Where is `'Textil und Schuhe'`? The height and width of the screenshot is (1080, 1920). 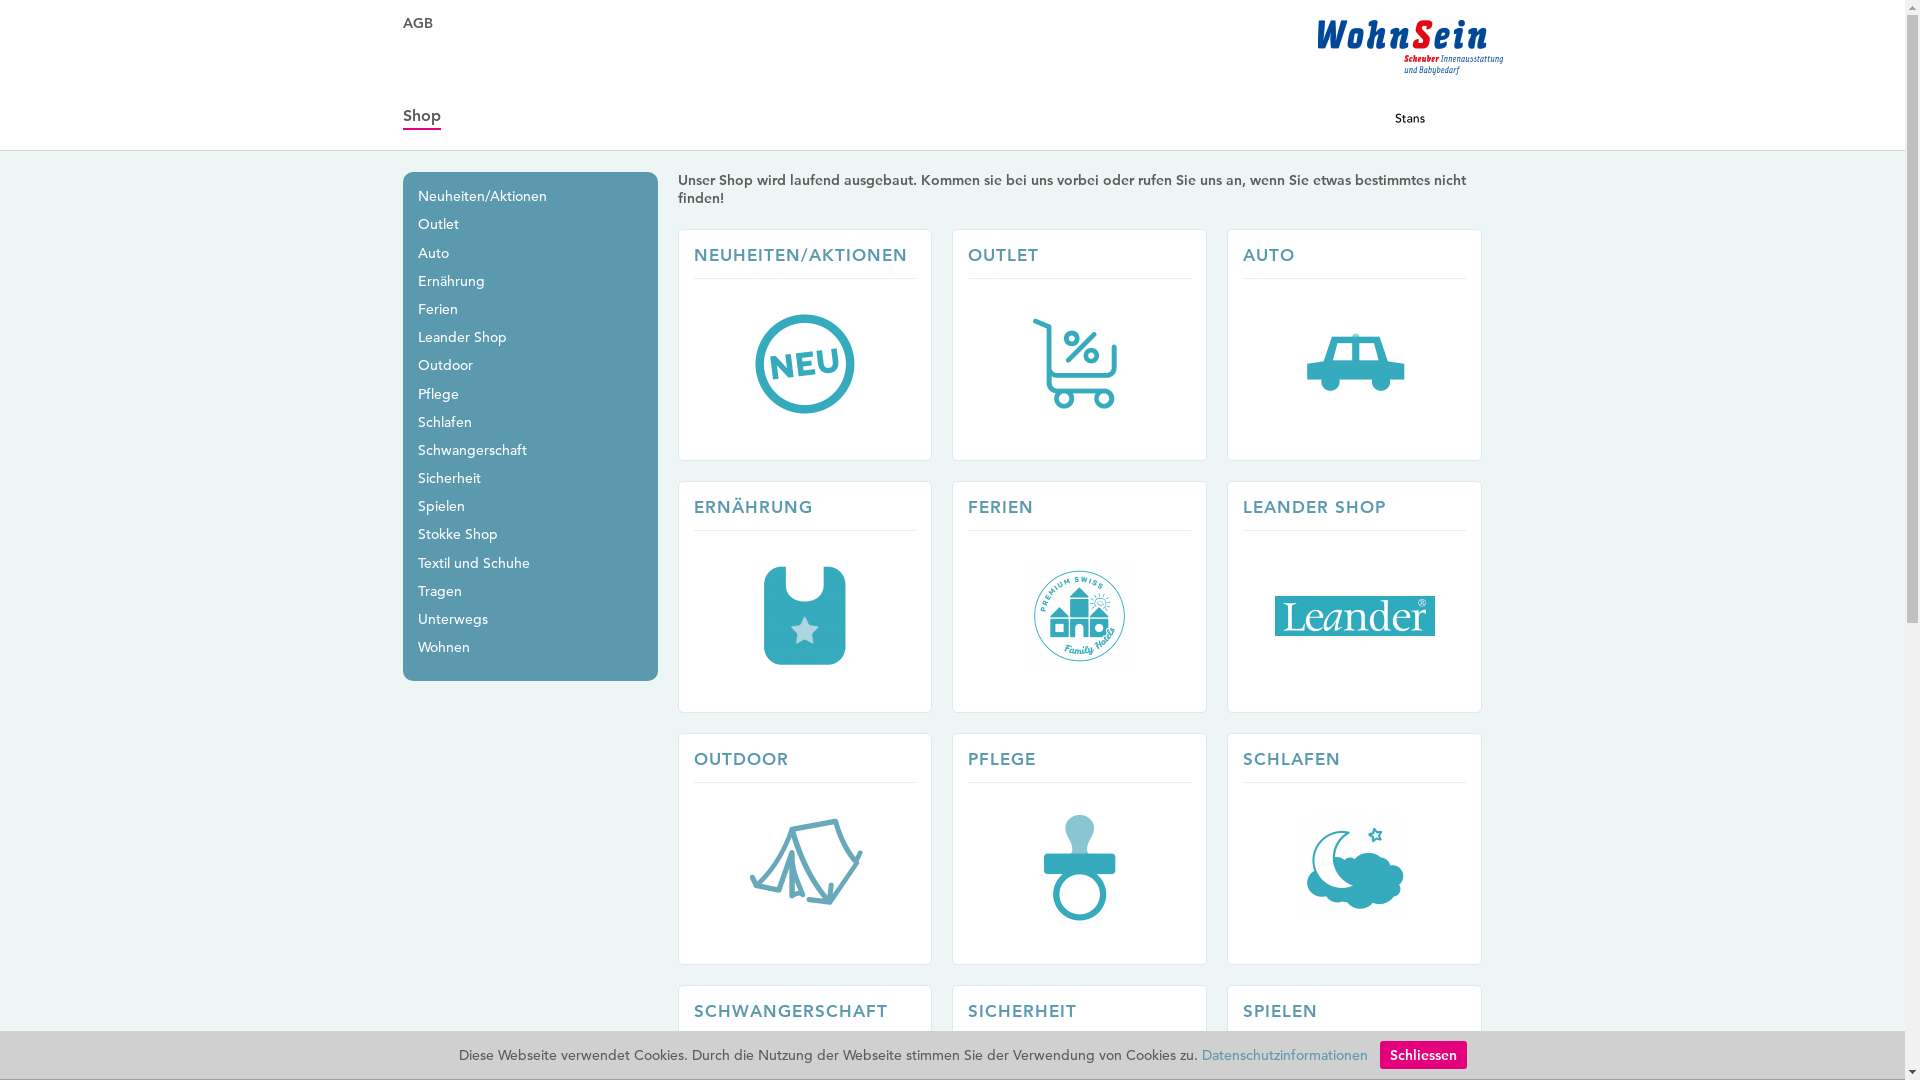 'Textil und Schuhe' is located at coordinates (473, 563).